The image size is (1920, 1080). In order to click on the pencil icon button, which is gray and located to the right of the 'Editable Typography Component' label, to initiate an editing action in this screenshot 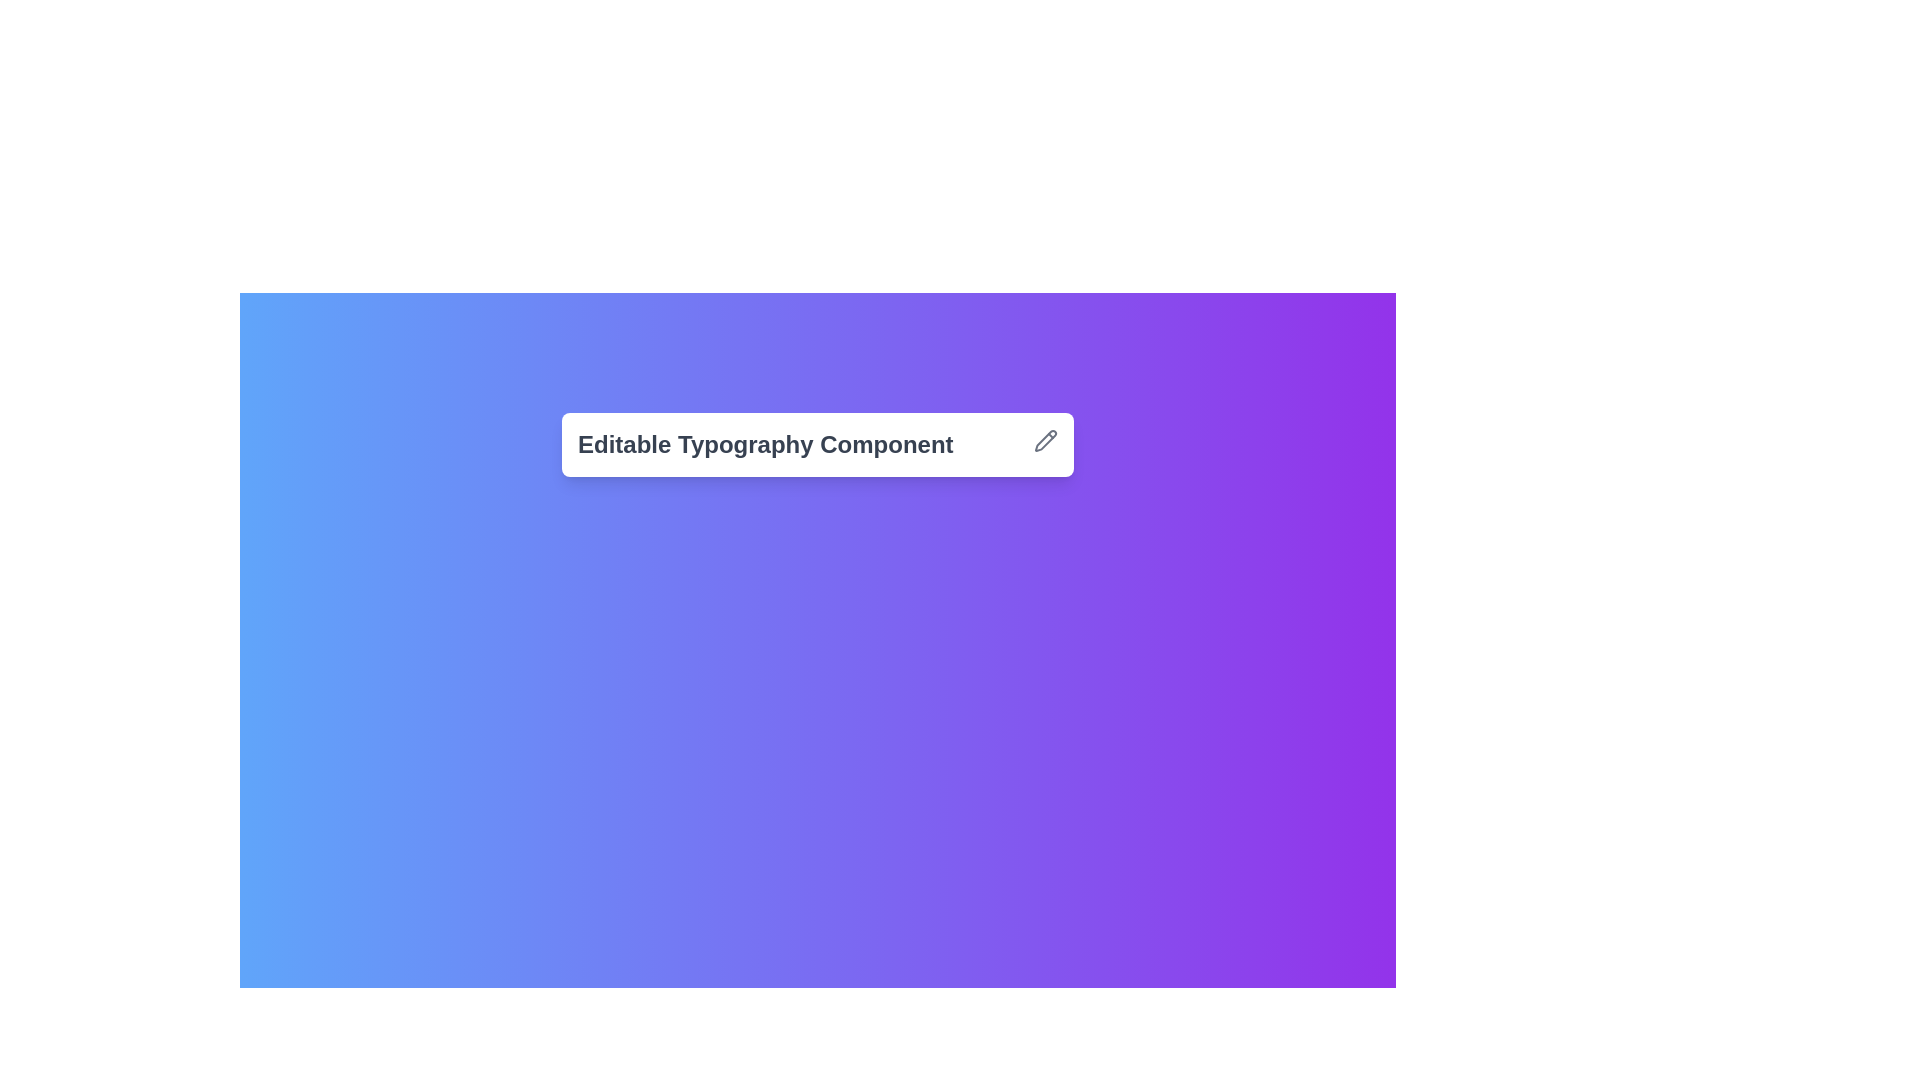, I will do `click(1045, 439)`.